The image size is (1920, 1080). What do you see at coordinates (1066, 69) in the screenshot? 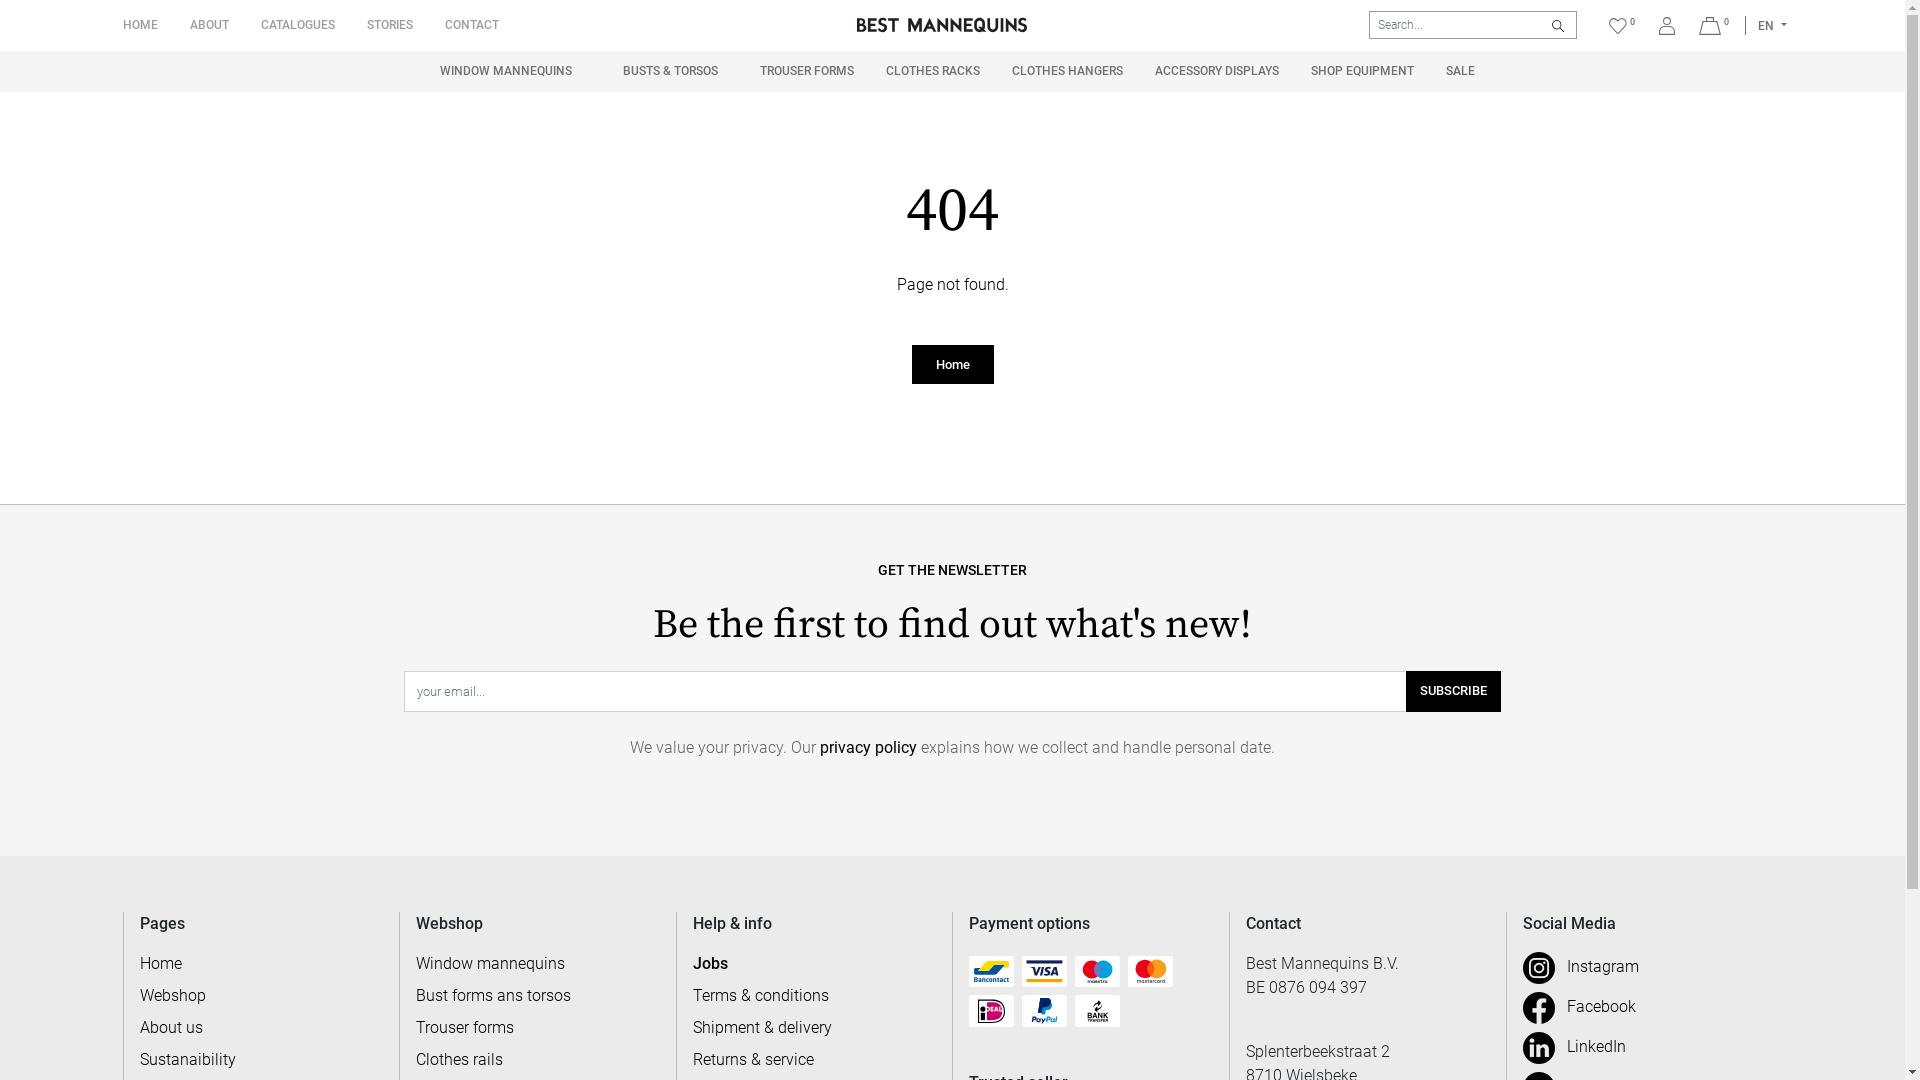
I see `'CLOTHES HANGERS'` at bounding box center [1066, 69].